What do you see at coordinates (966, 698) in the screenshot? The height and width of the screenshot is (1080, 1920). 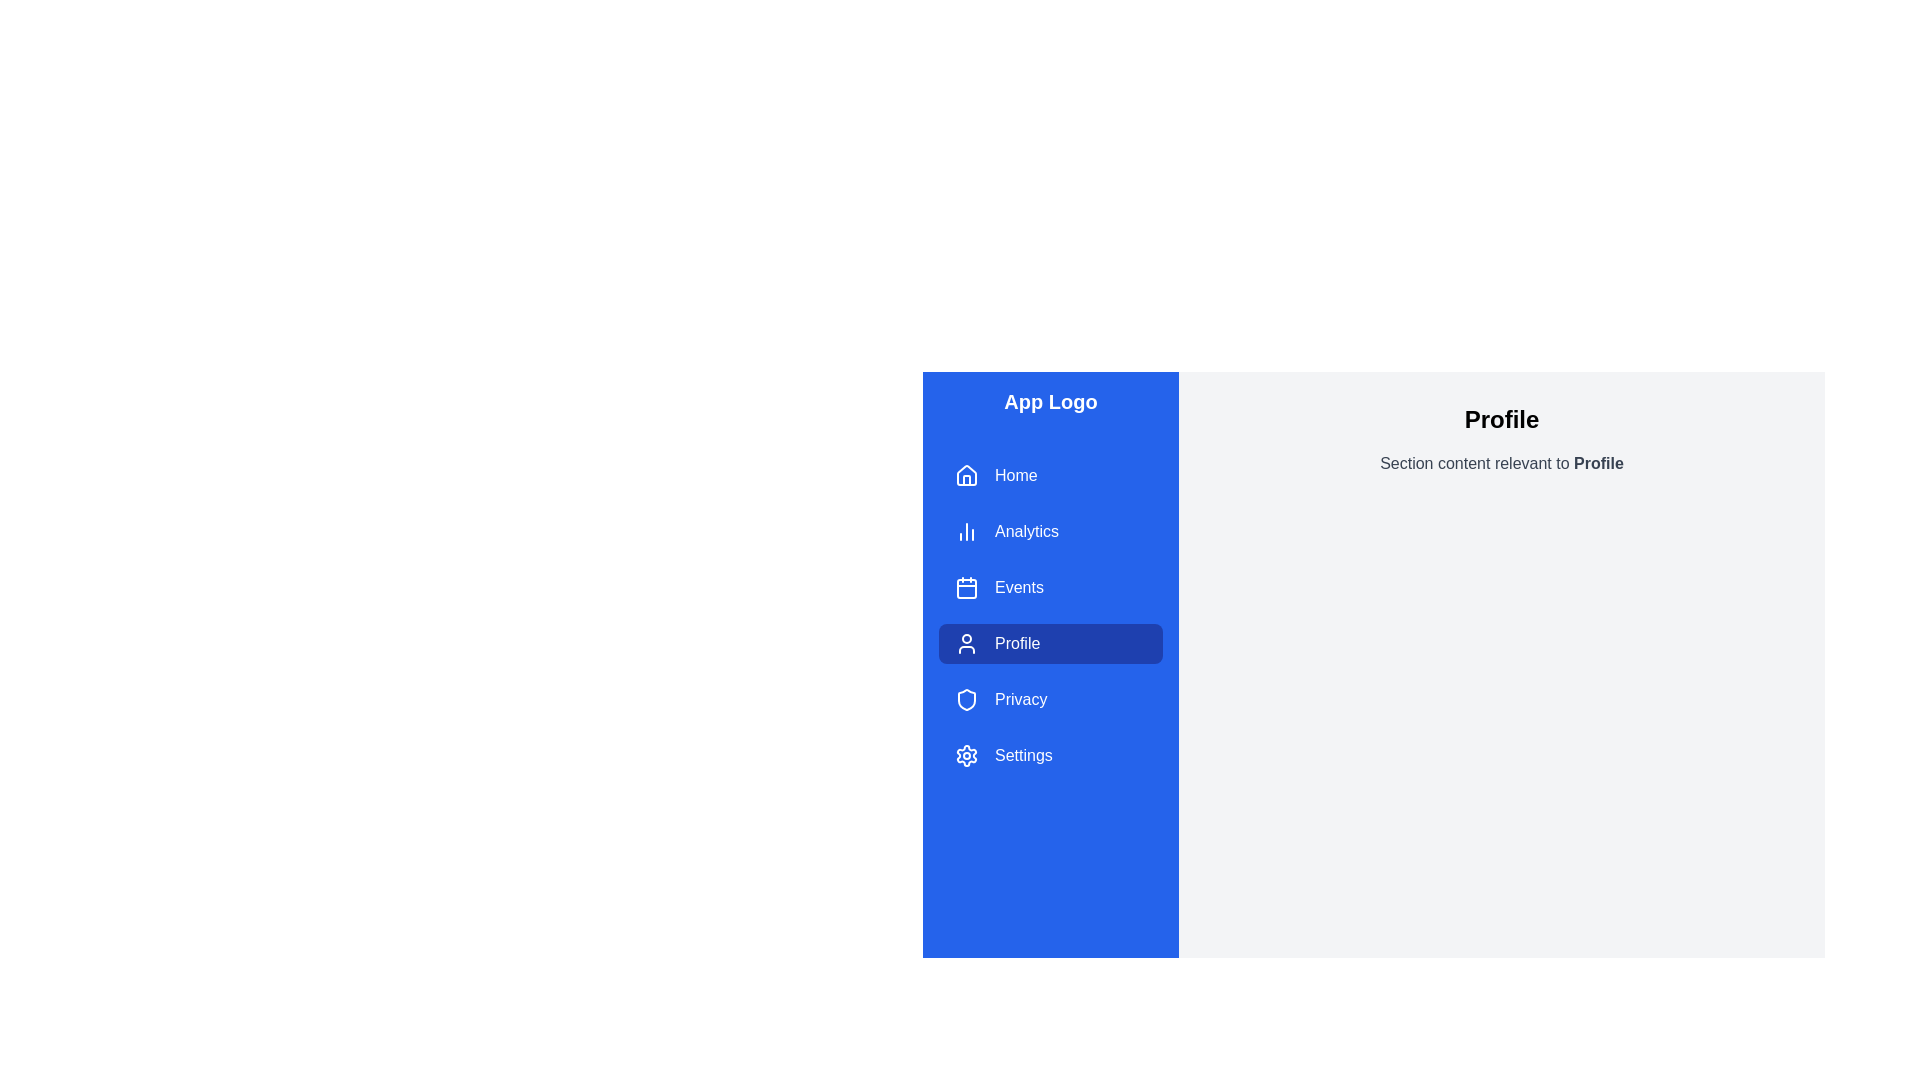 I see `the shield icon in the sidebar navigation menu, which is blue and located below the 'Privacy' item and above the 'Settings' item` at bounding box center [966, 698].